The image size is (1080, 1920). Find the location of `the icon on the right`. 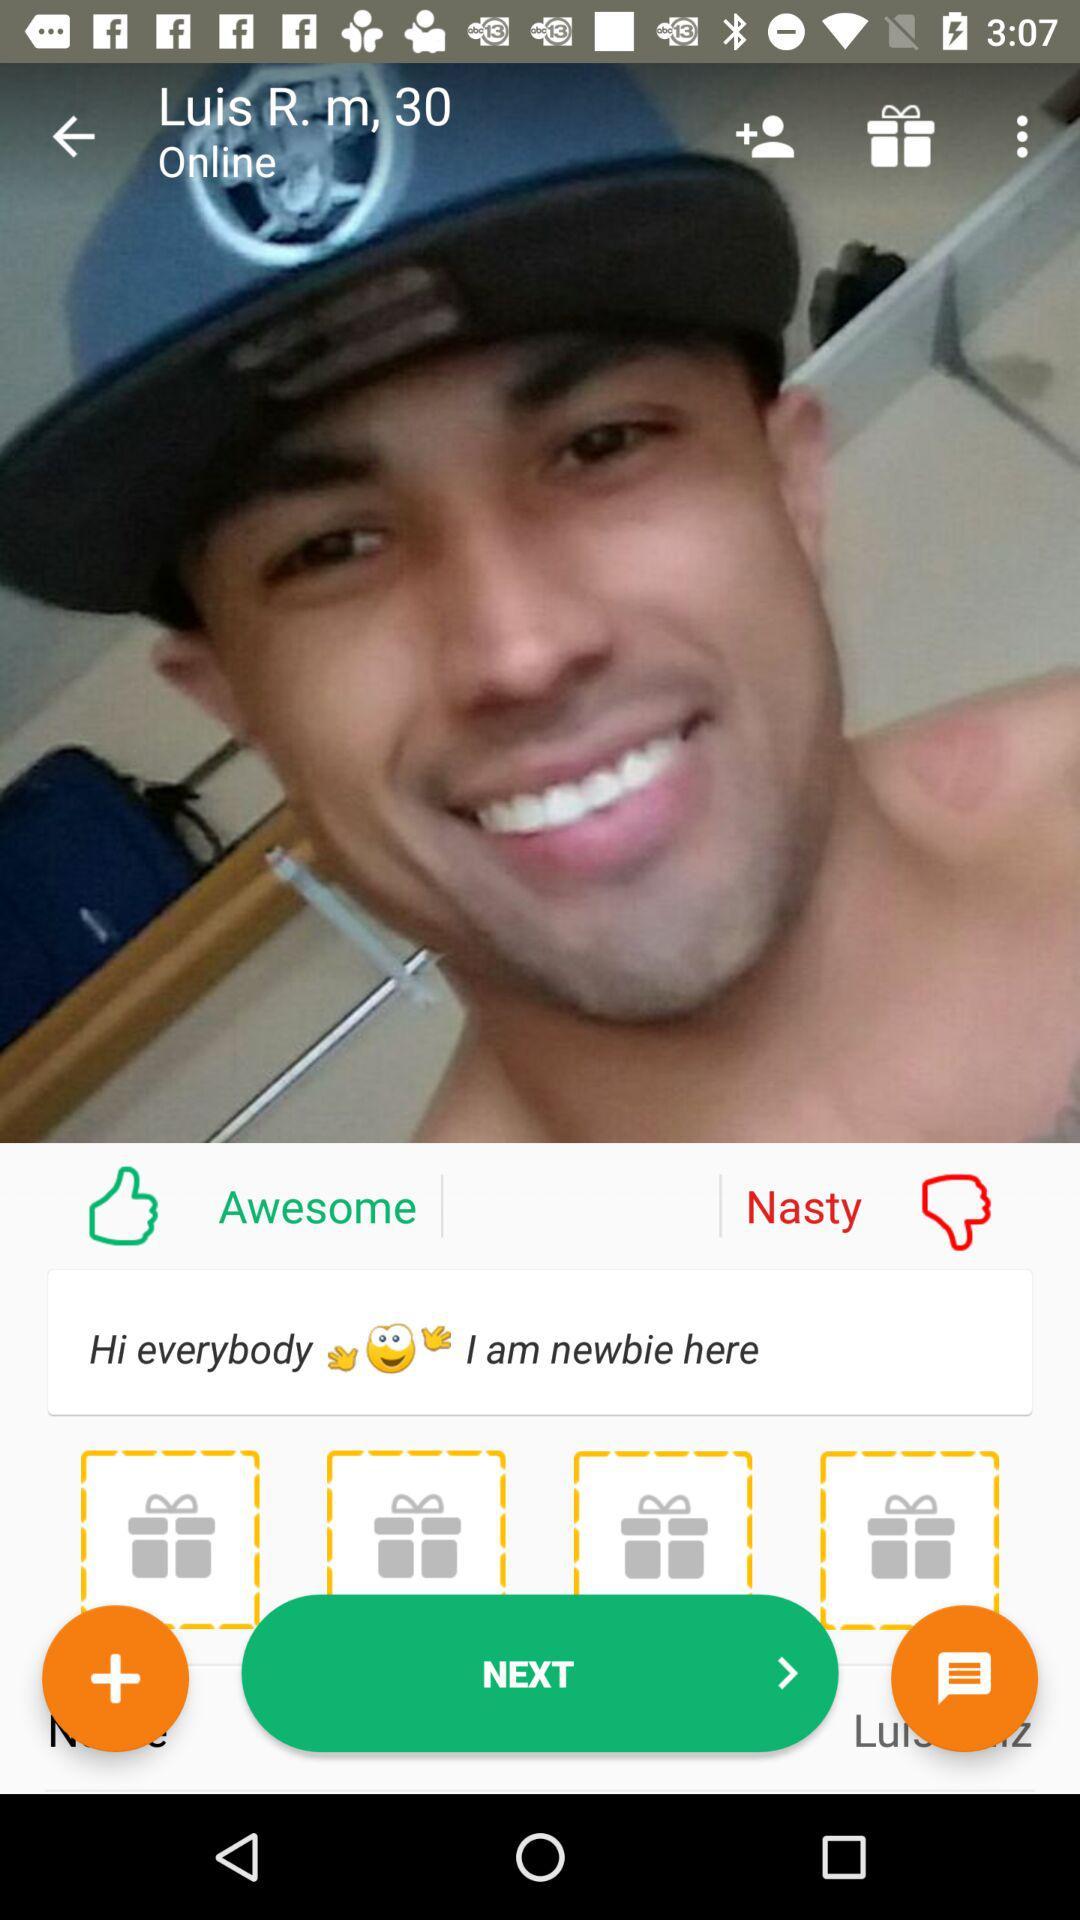

the icon on the right is located at coordinates (898, 1204).